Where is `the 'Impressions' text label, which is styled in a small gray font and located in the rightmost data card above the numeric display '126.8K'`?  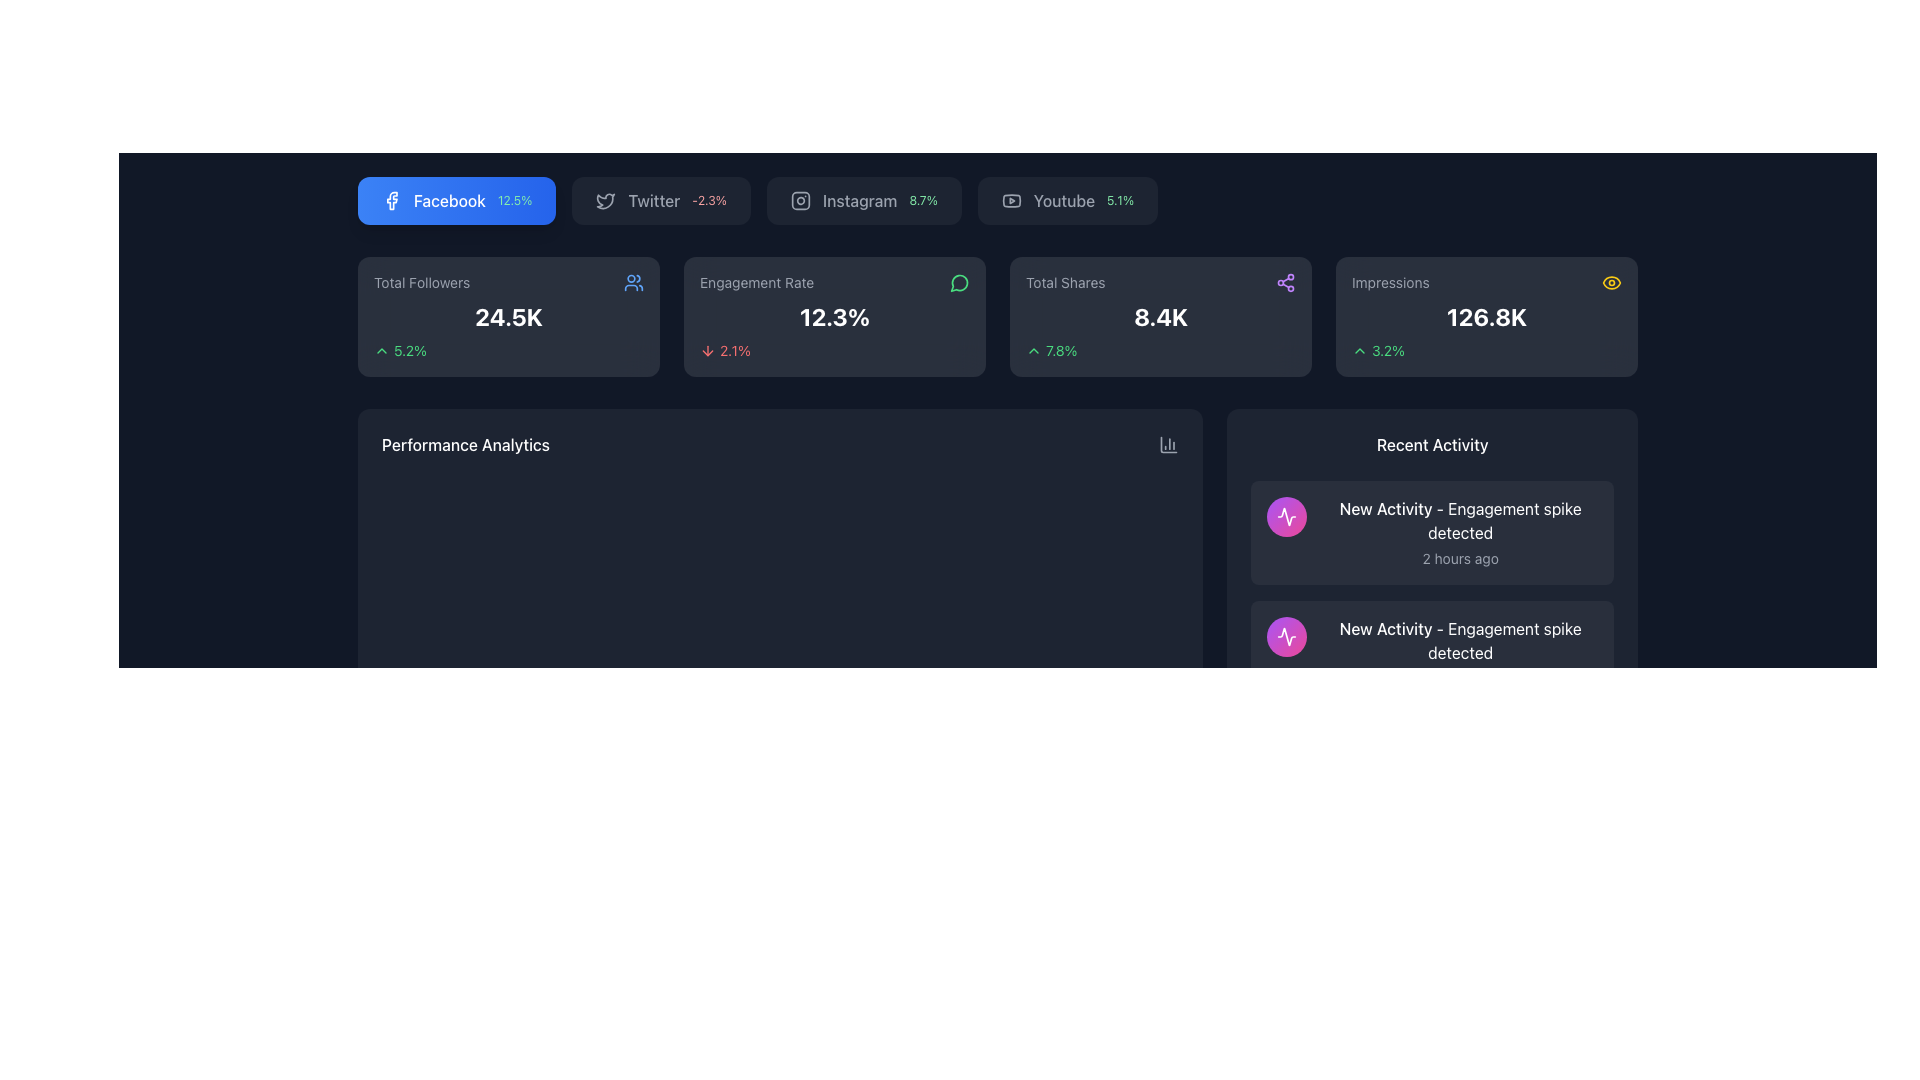 the 'Impressions' text label, which is styled in a small gray font and located in the rightmost data card above the numeric display '126.8K' is located at coordinates (1389, 282).